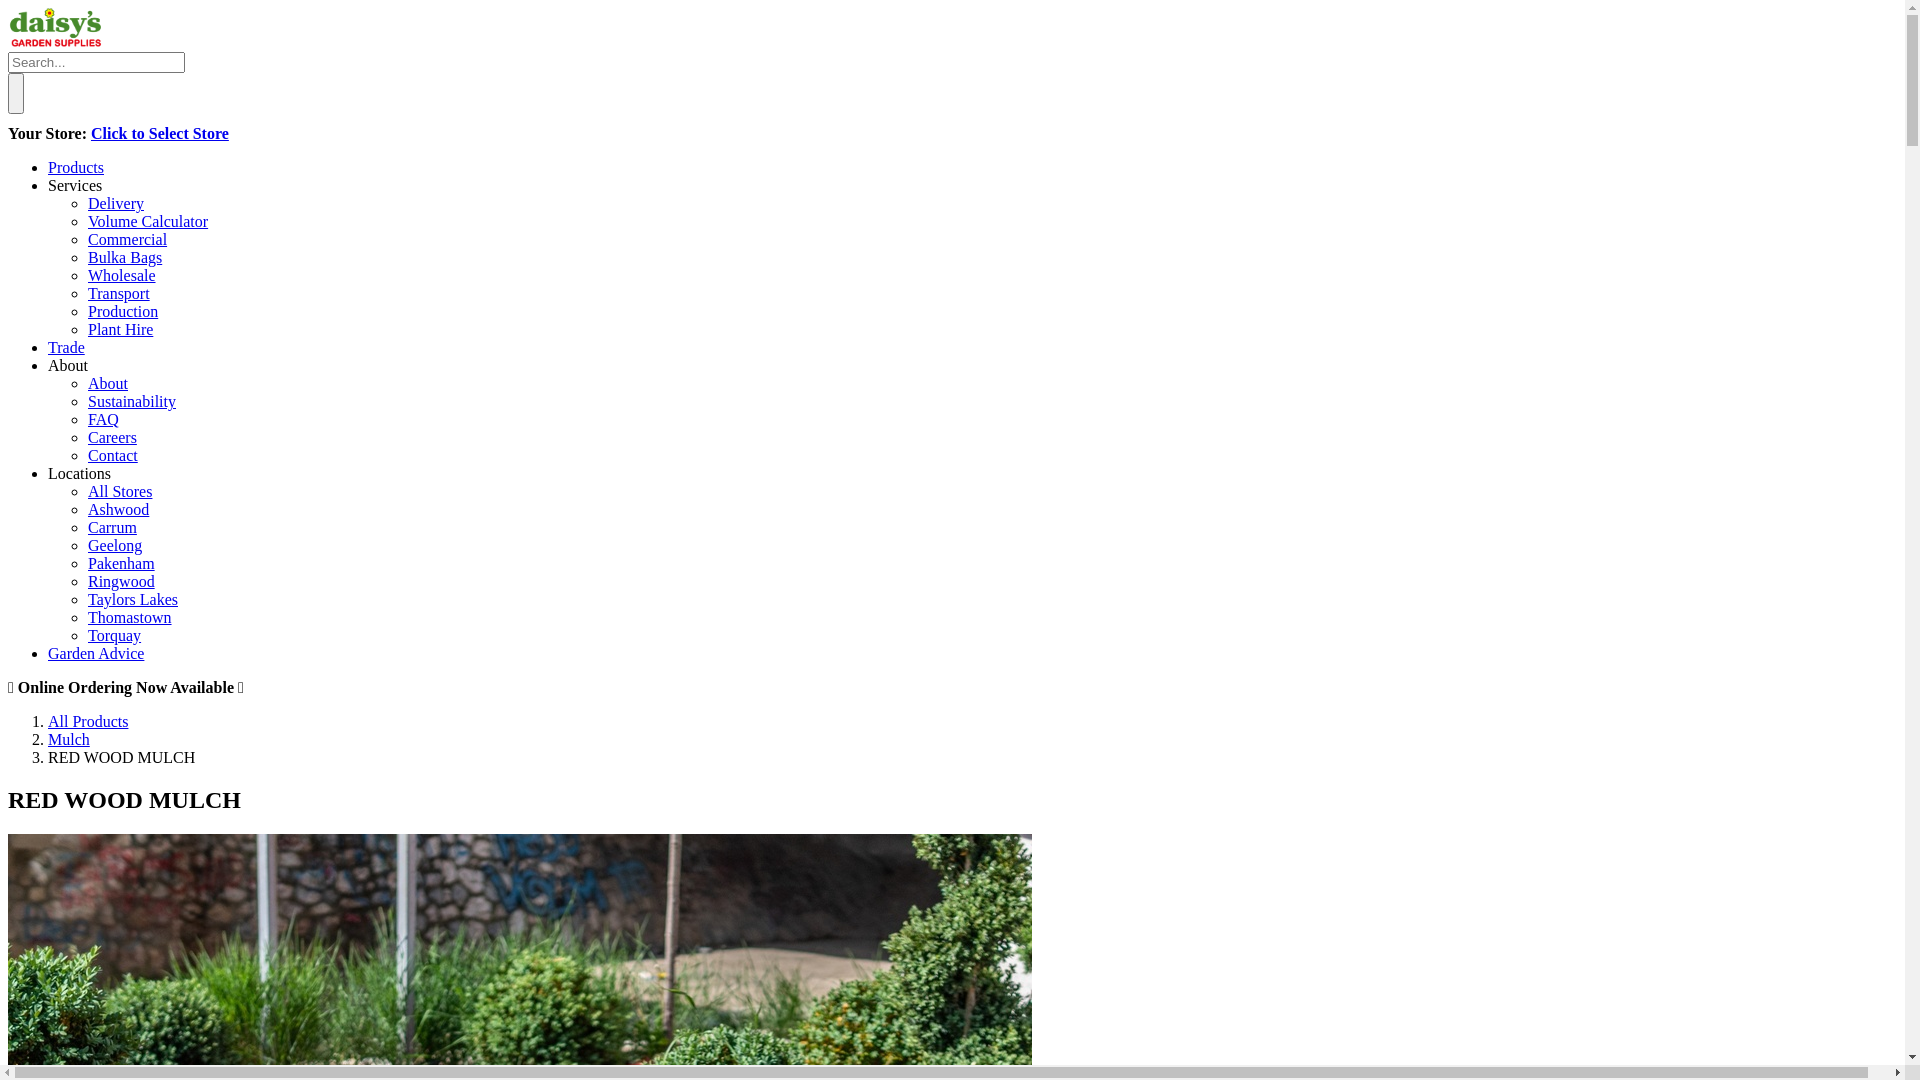 The height and width of the screenshot is (1080, 1920). Describe the element at coordinates (67, 365) in the screenshot. I see `'About'` at that location.